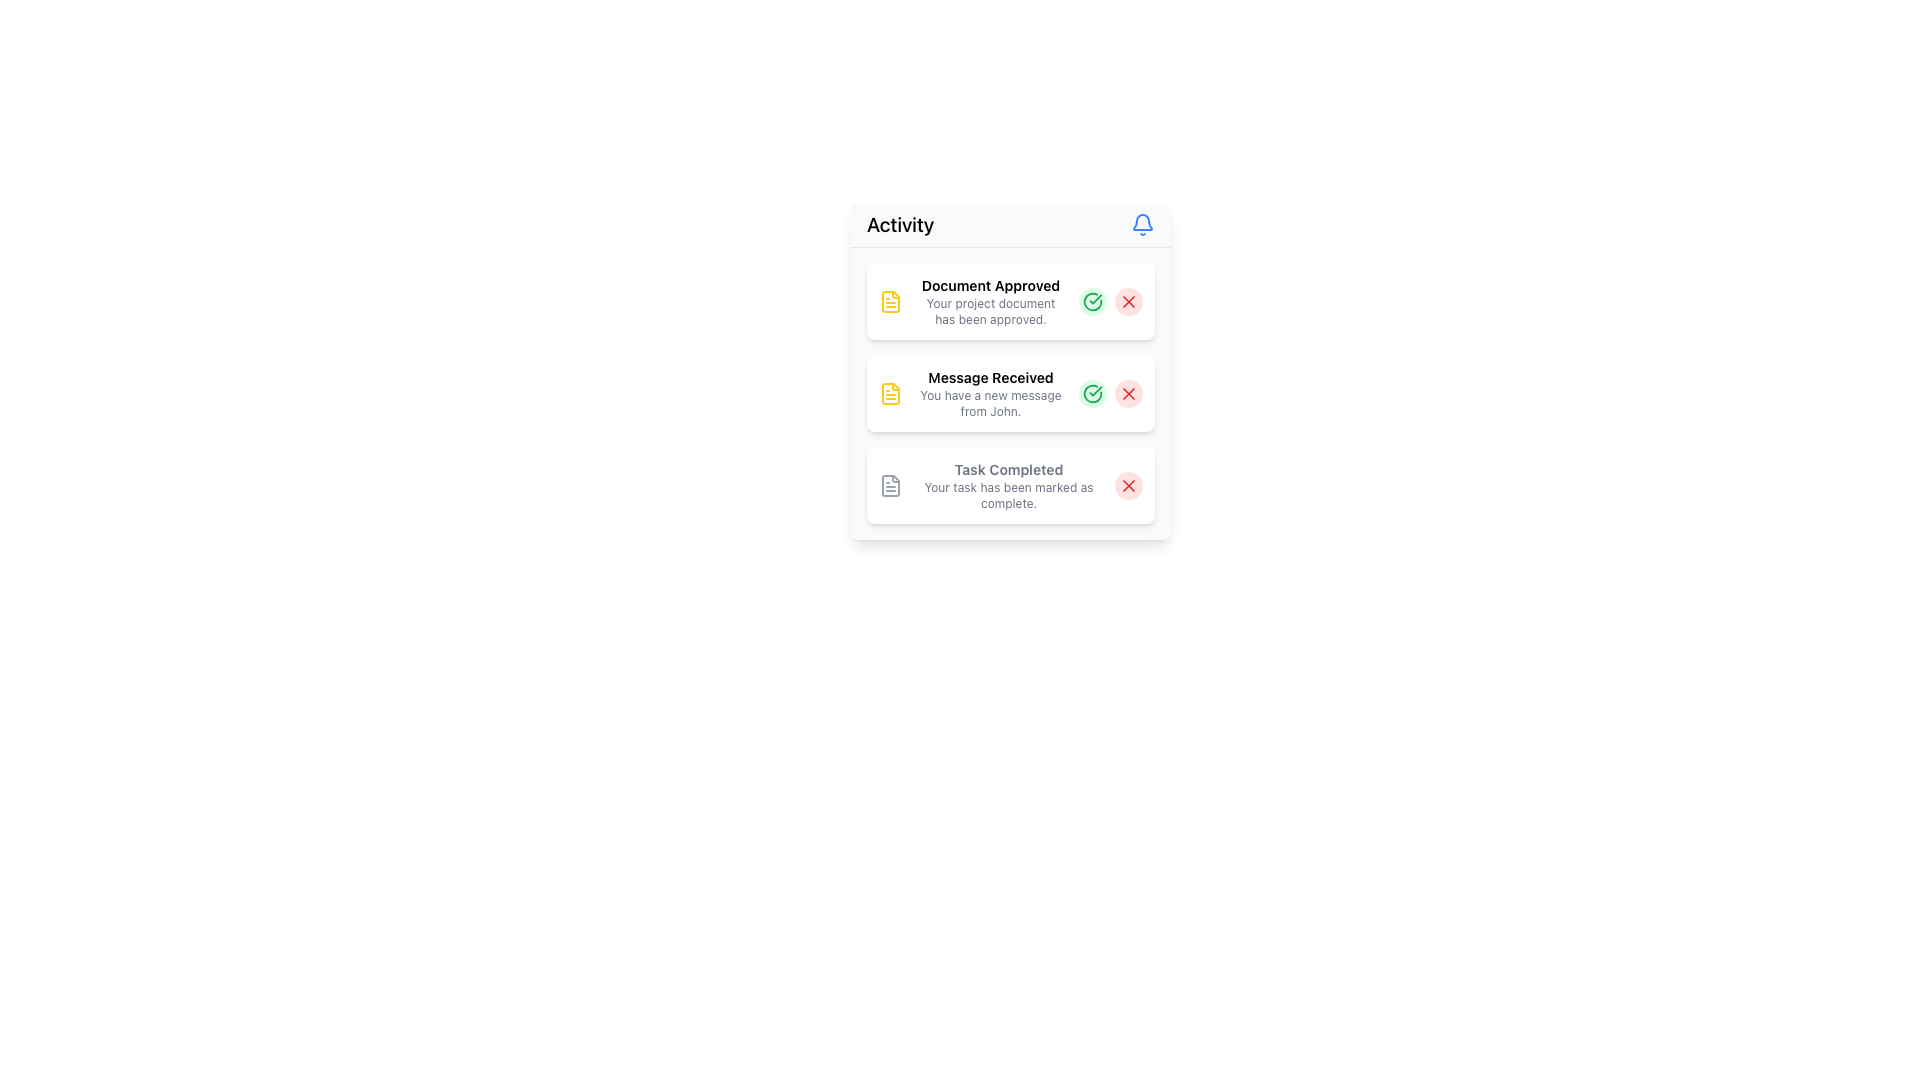 This screenshot has height=1080, width=1920. I want to click on the dismiss/delete icon located in the topmost notification card under the 'Activity' section, aligned to the right of the card, adjacent to the green checkmark icon, so click(1128, 301).